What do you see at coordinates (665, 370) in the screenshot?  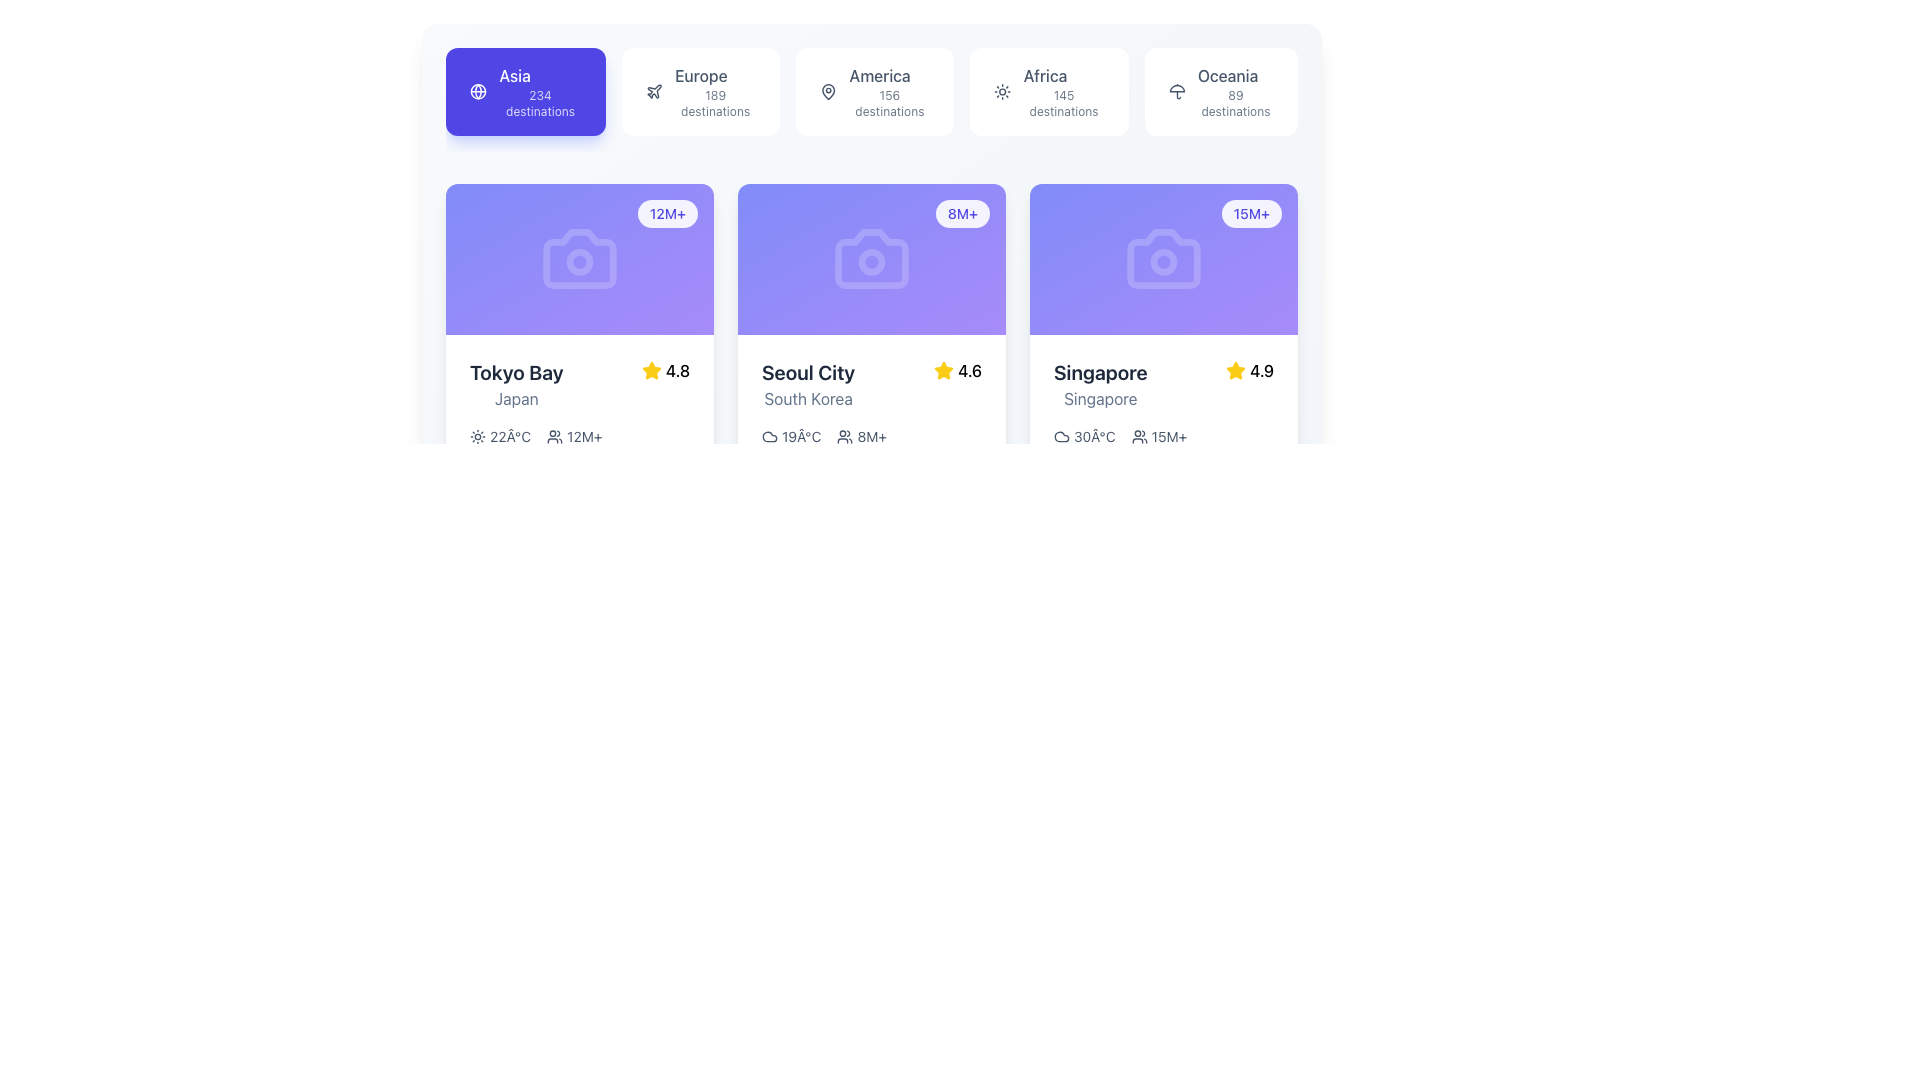 I see `the Rating display with icon and text for the 'Tokyo Bay' destination, which is located in the top-right area of the card below the purple image section` at bounding box center [665, 370].